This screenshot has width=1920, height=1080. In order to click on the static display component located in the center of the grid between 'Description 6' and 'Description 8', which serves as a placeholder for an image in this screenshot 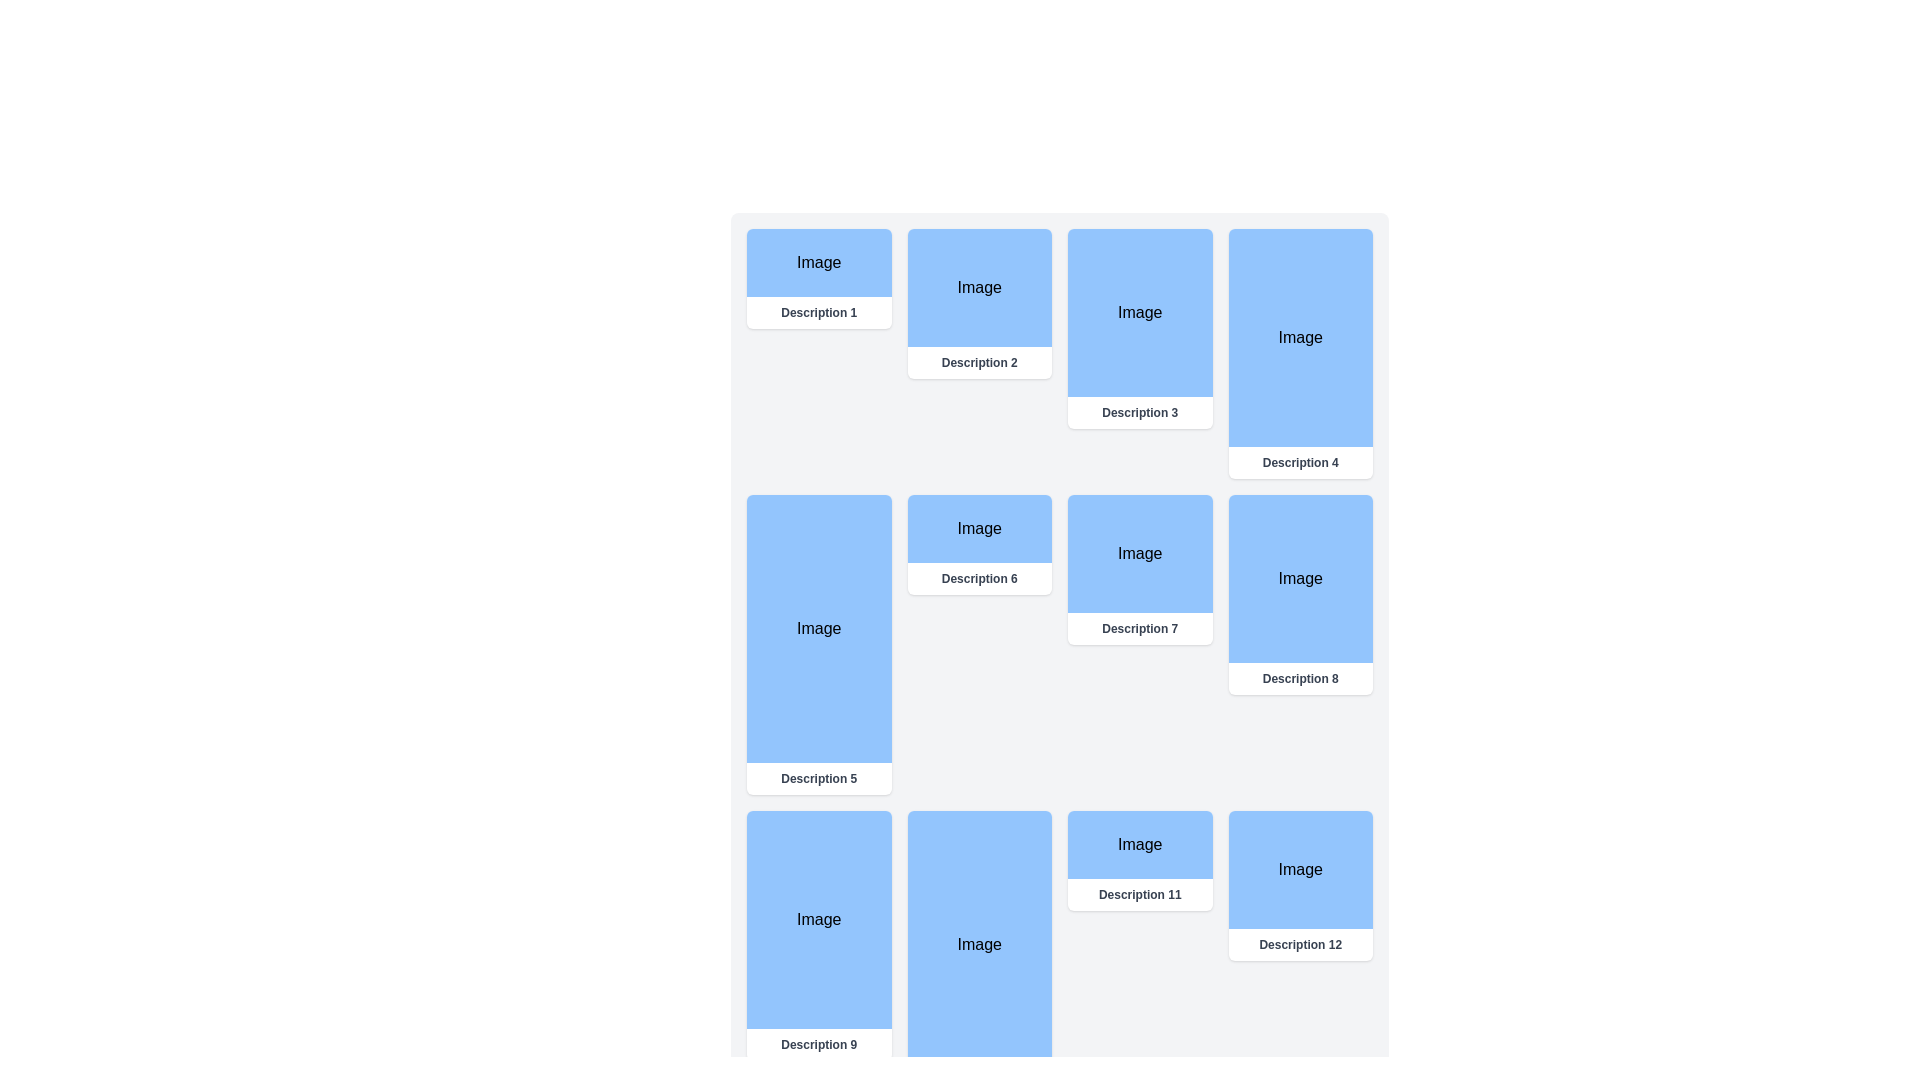, I will do `click(1140, 554)`.